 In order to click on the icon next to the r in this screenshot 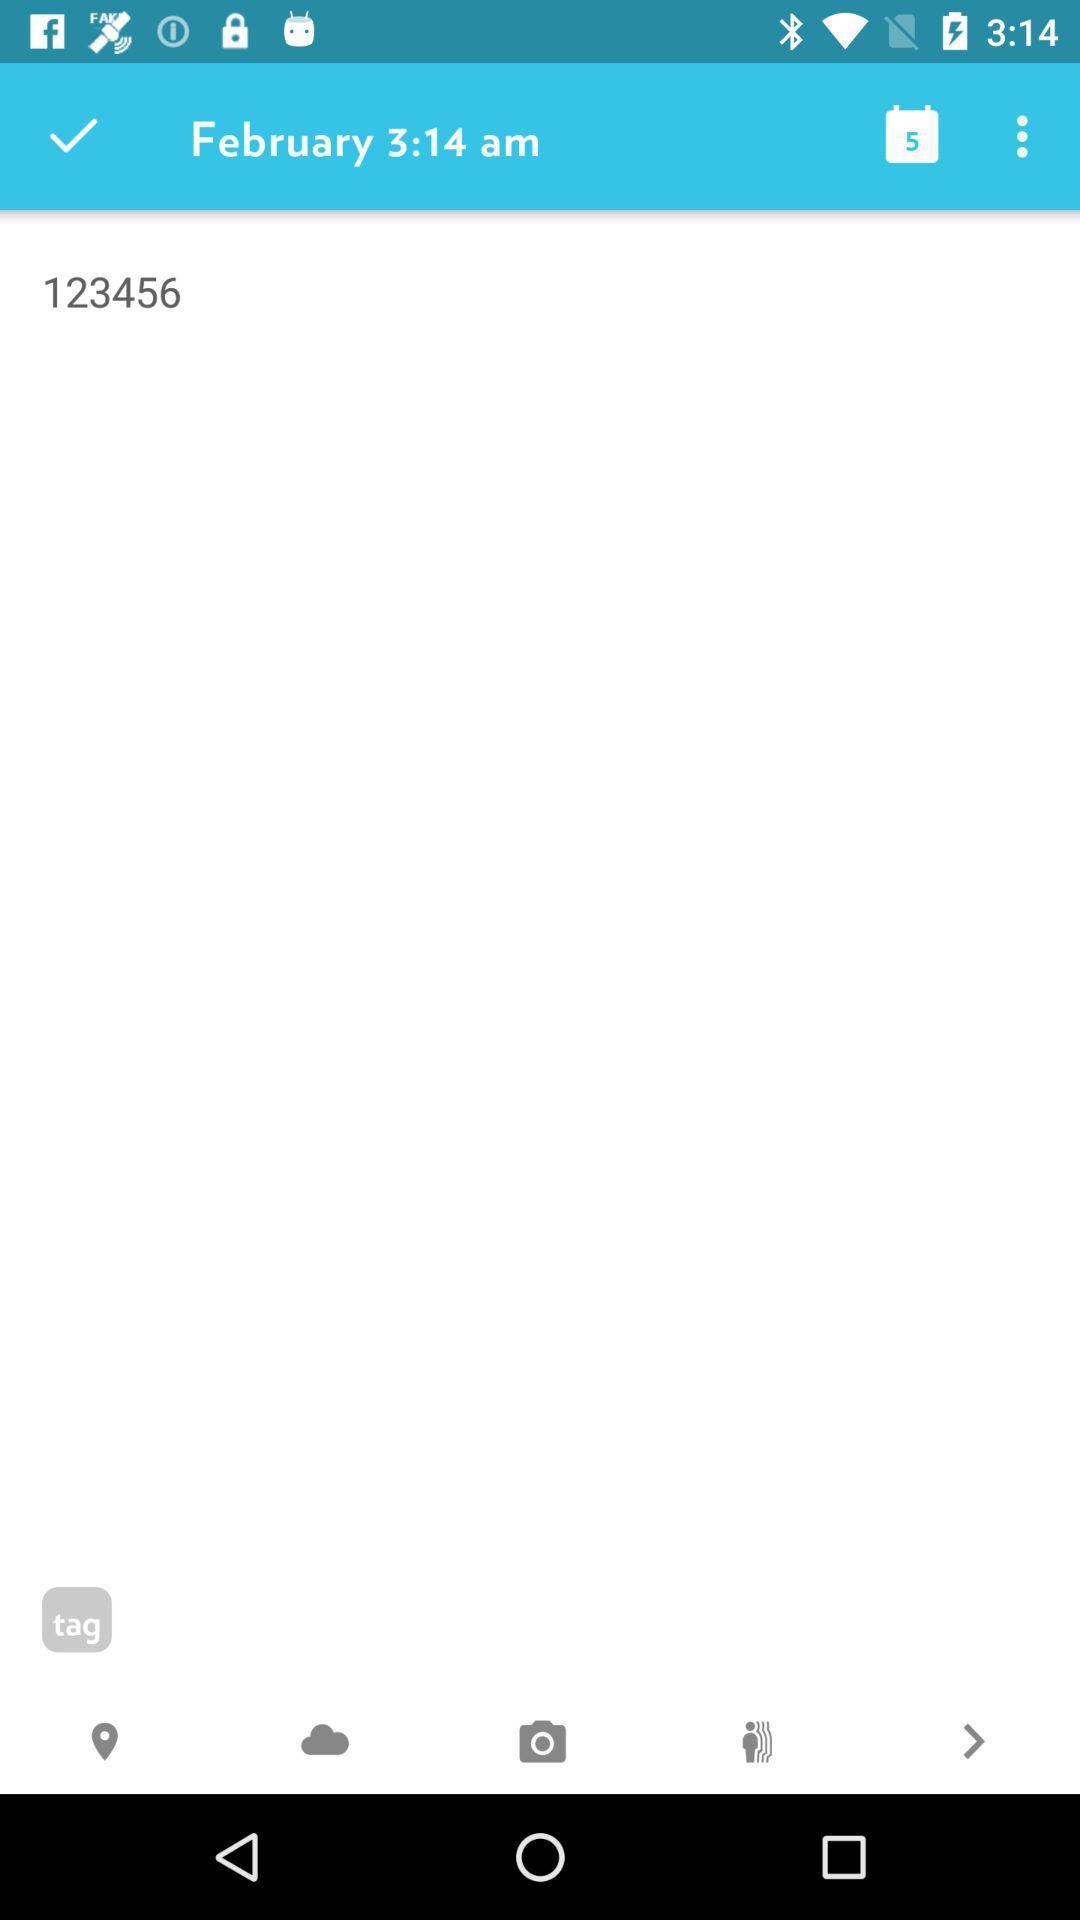, I will do `click(756, 1743)`.